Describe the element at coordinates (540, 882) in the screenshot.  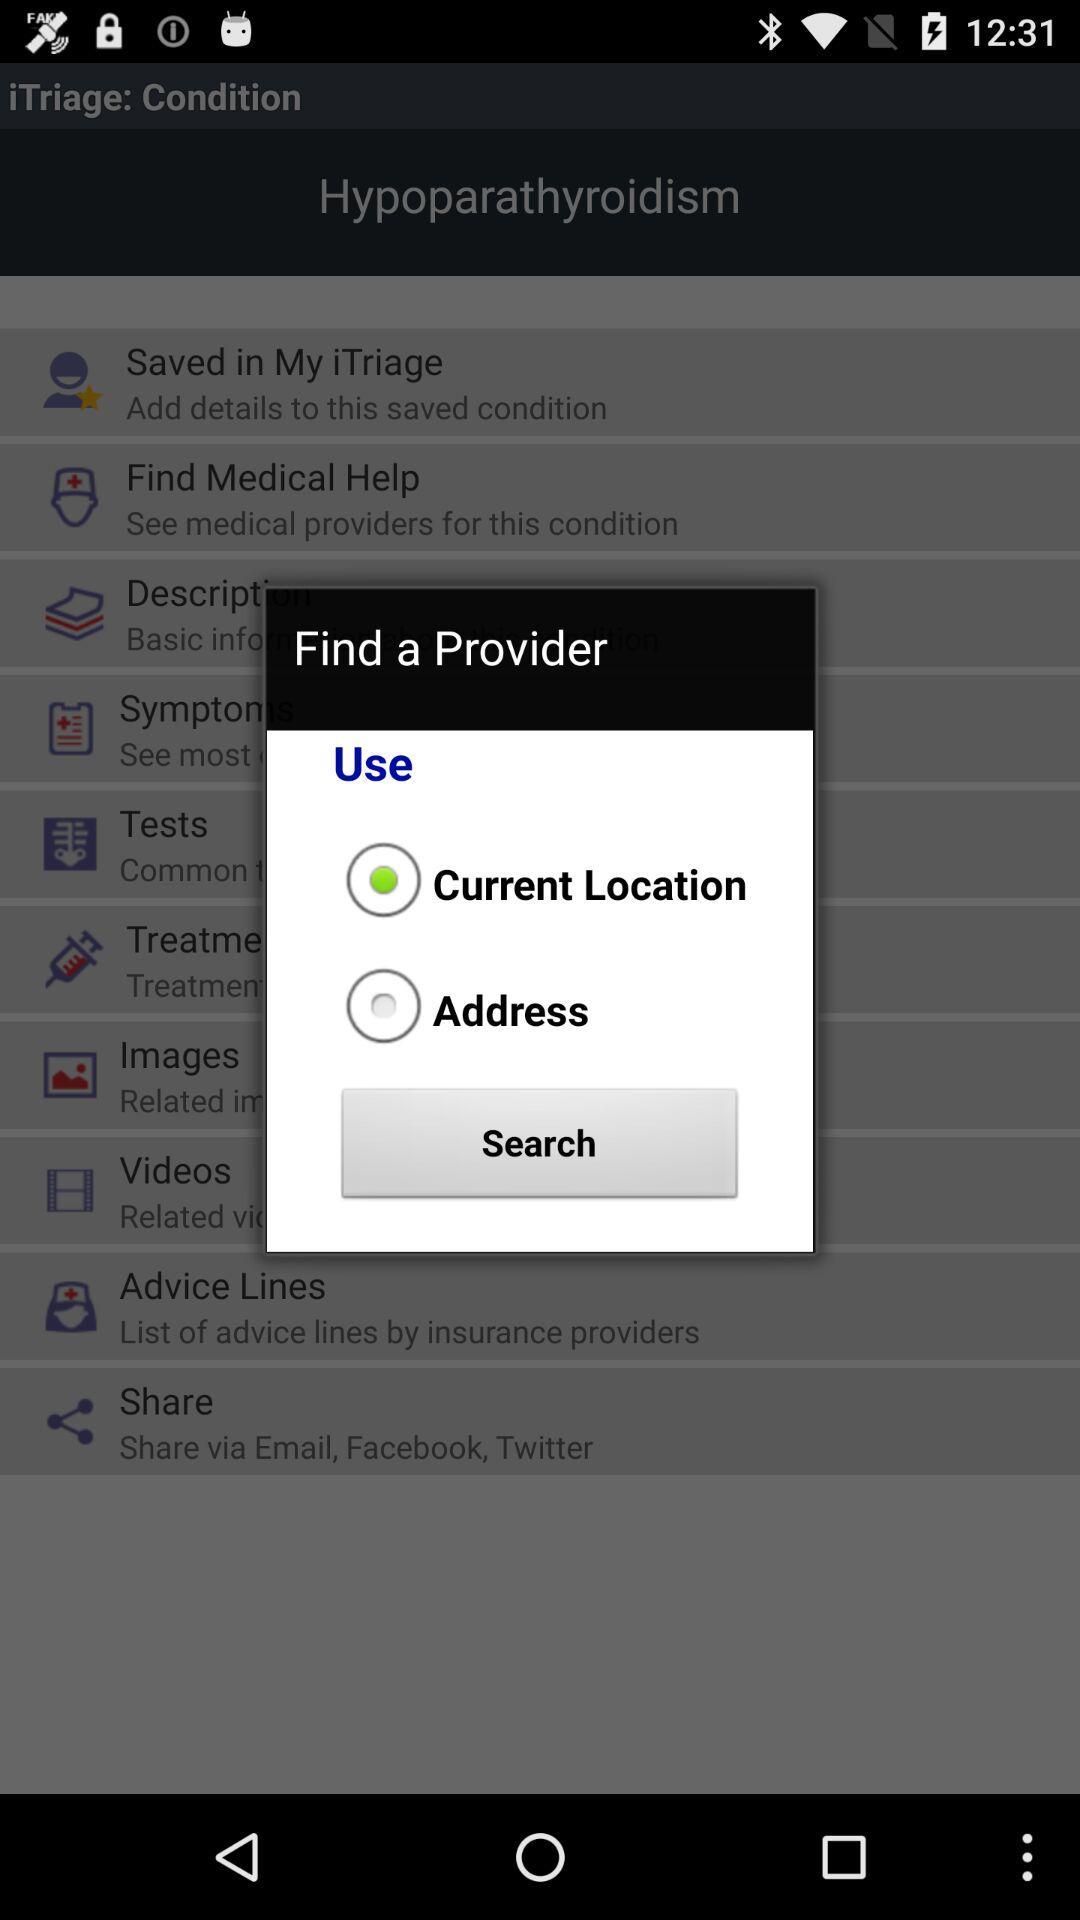
I see `the app below the use` at that location.